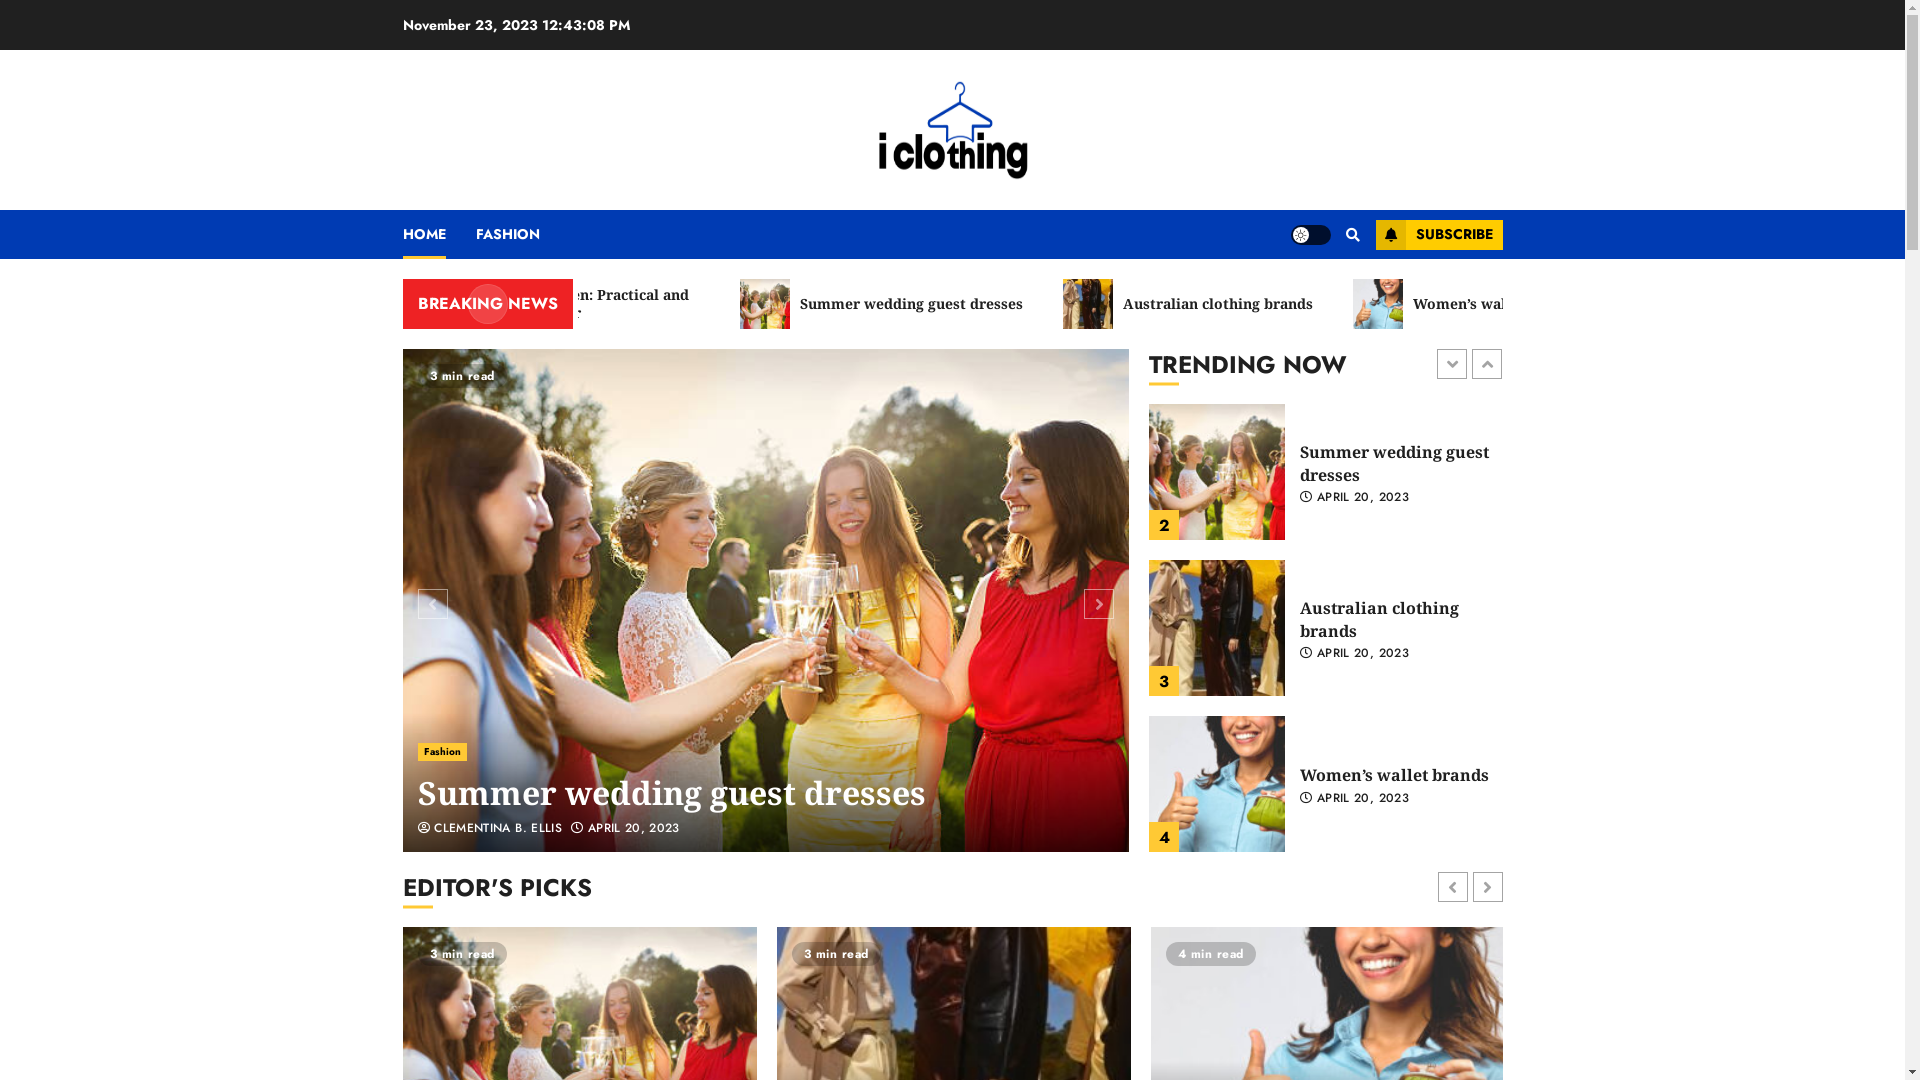  What do you see at coordinates (1438, 234) in the screenshot?
I see `'SUBSCRIBE'` at bounding box center [1438, 234].